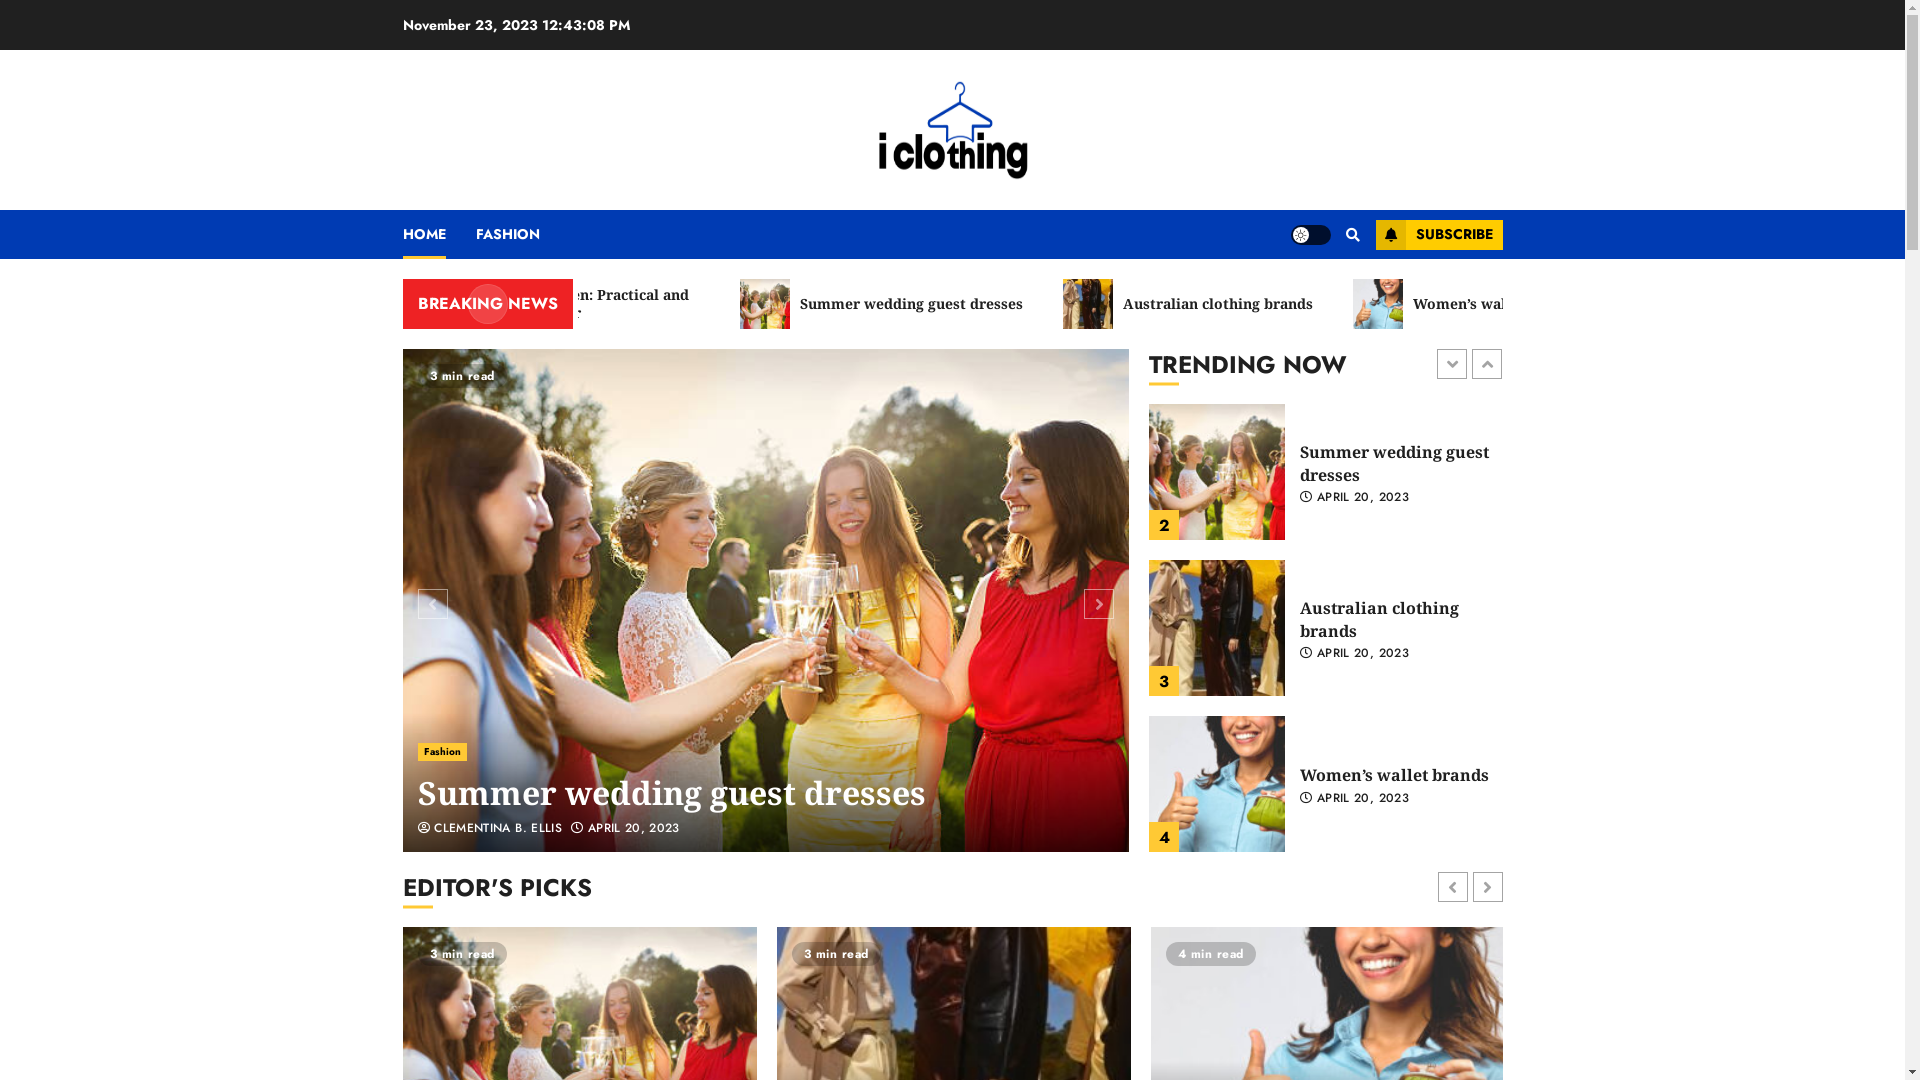  What do you see at coordinates (1438, 234) in the screenshot?
I see `'SUBSCRIBE'` at bounding box center [1438, 234].